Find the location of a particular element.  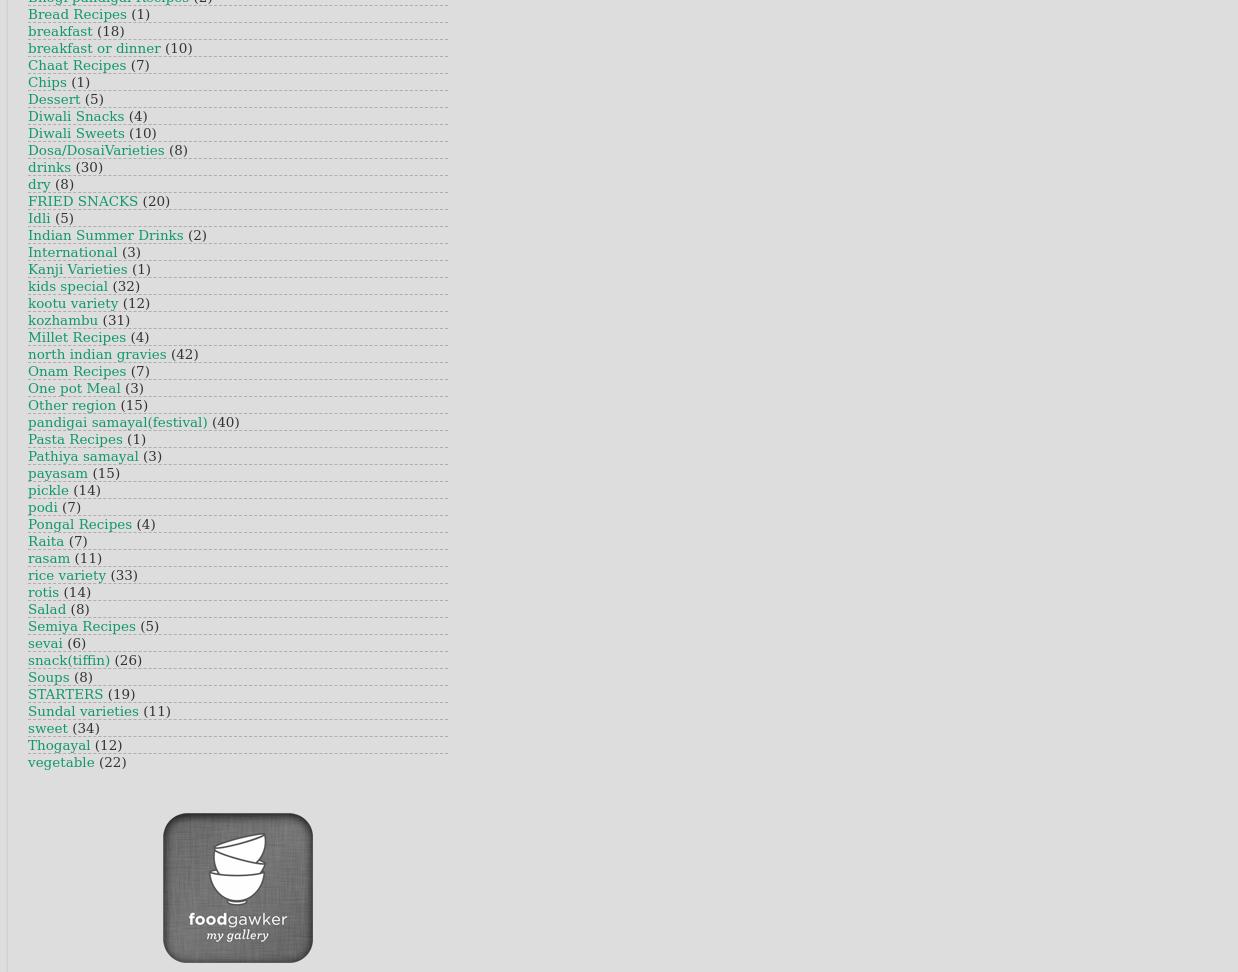

'pickle' is located at coordinates (47, 489).